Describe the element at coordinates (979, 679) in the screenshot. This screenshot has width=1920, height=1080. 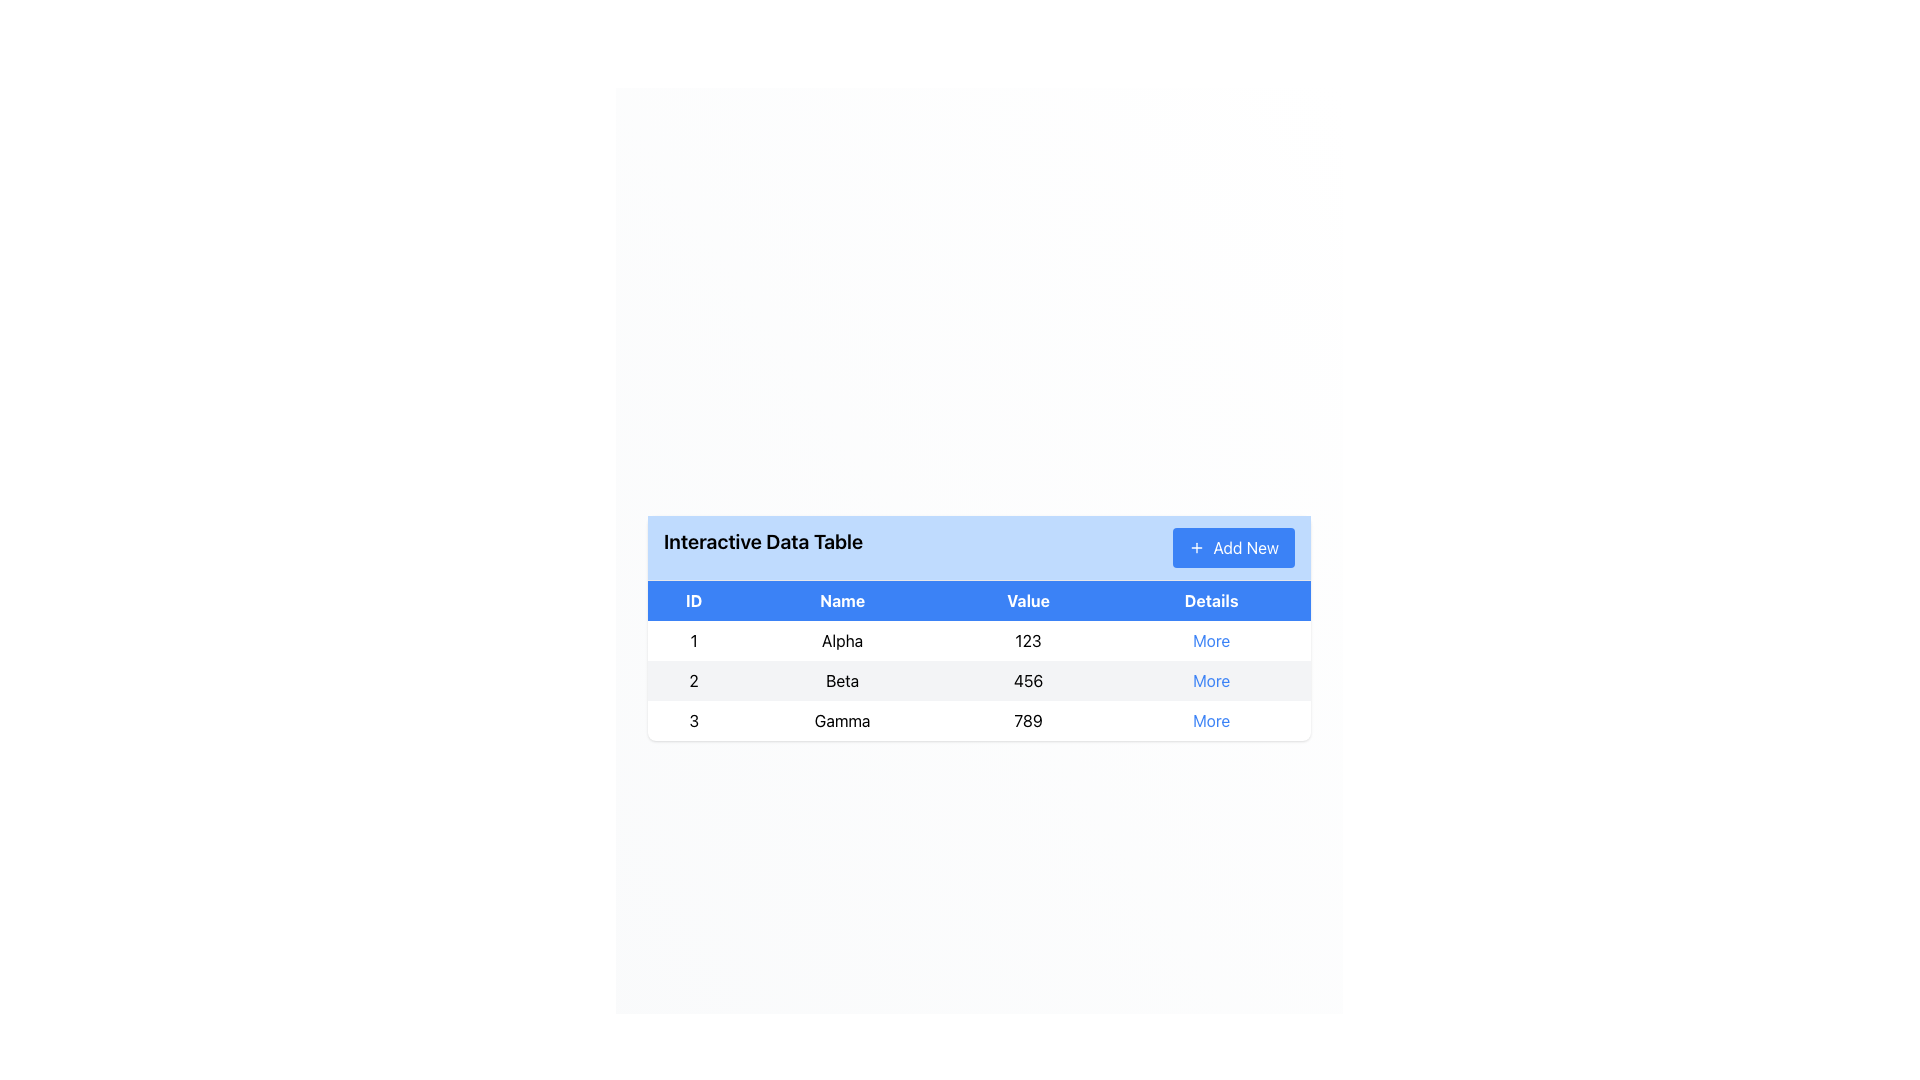
I see `the Table Cell displaying the numeric value in the second row under the 'Value' column to interact with it` at that location.